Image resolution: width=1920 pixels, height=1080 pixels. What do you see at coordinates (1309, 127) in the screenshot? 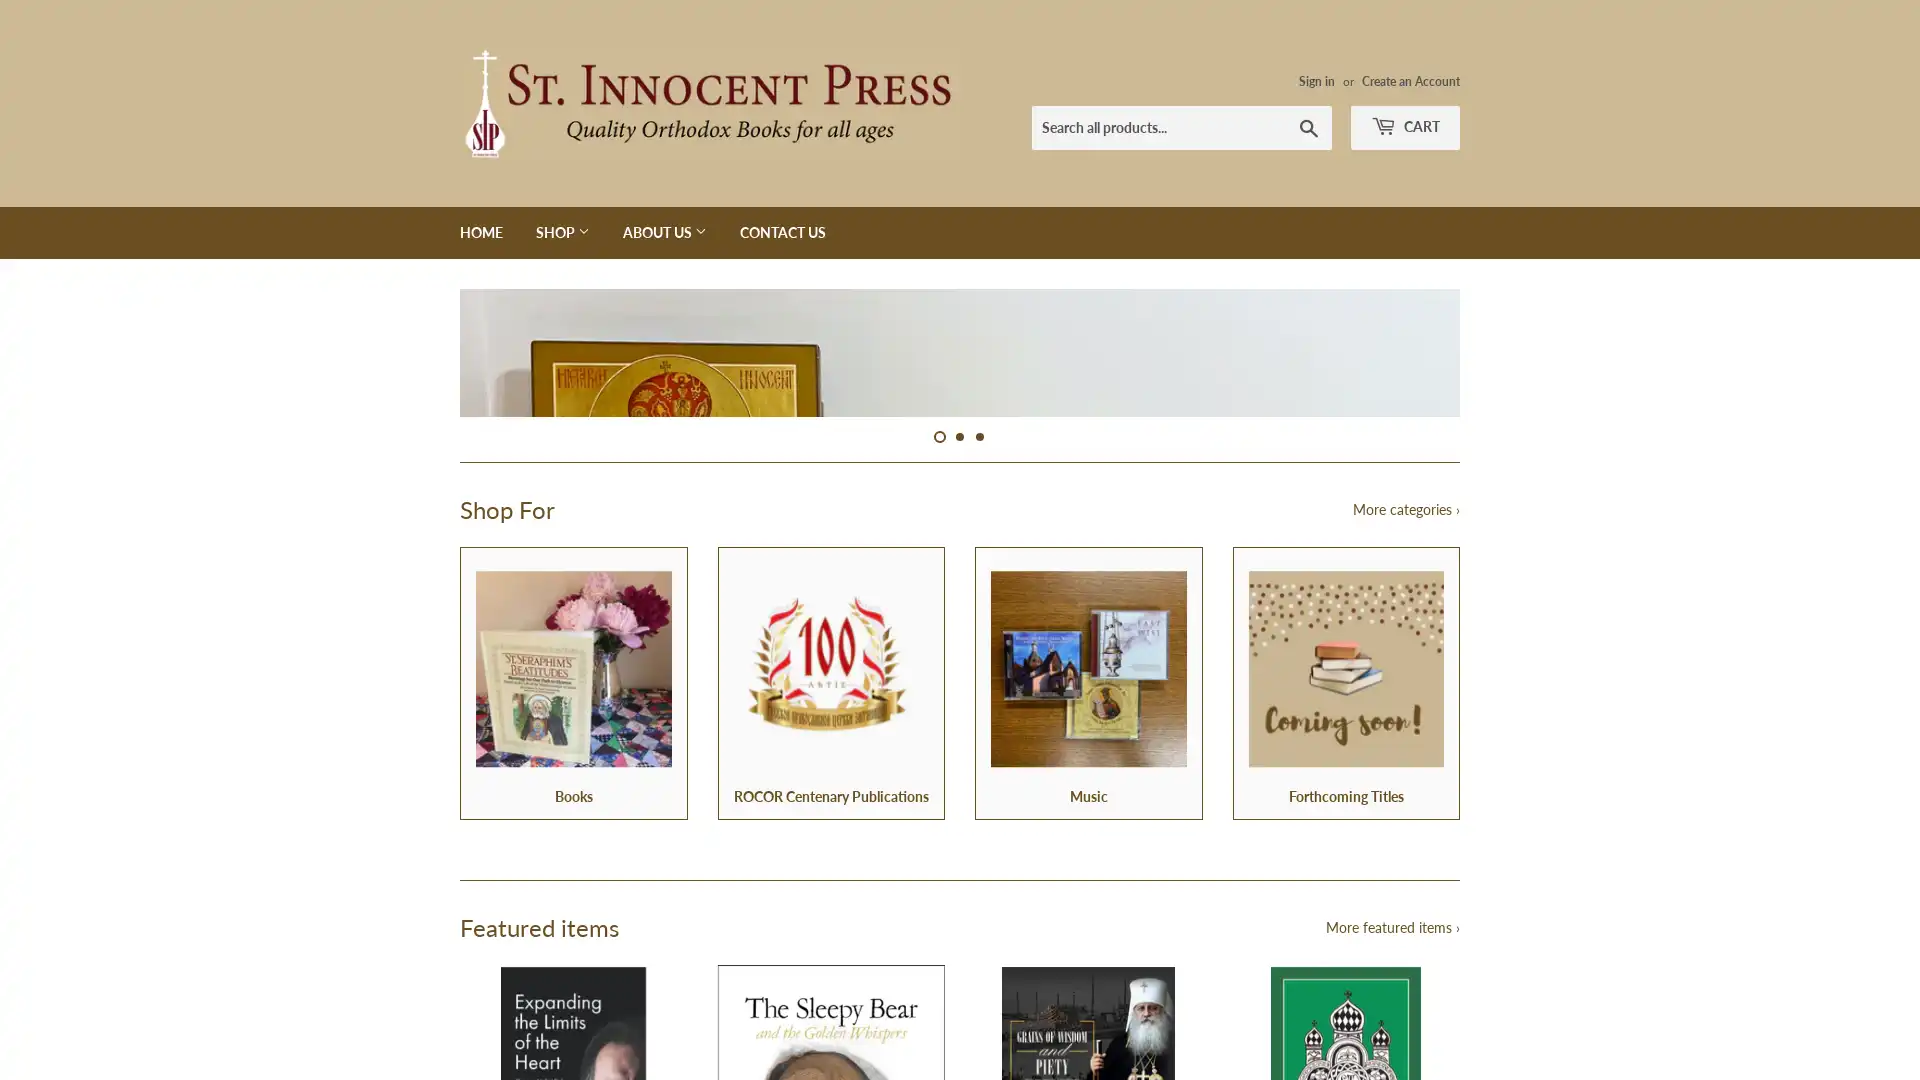
I see `Search` at bounding box center [1309, 127].